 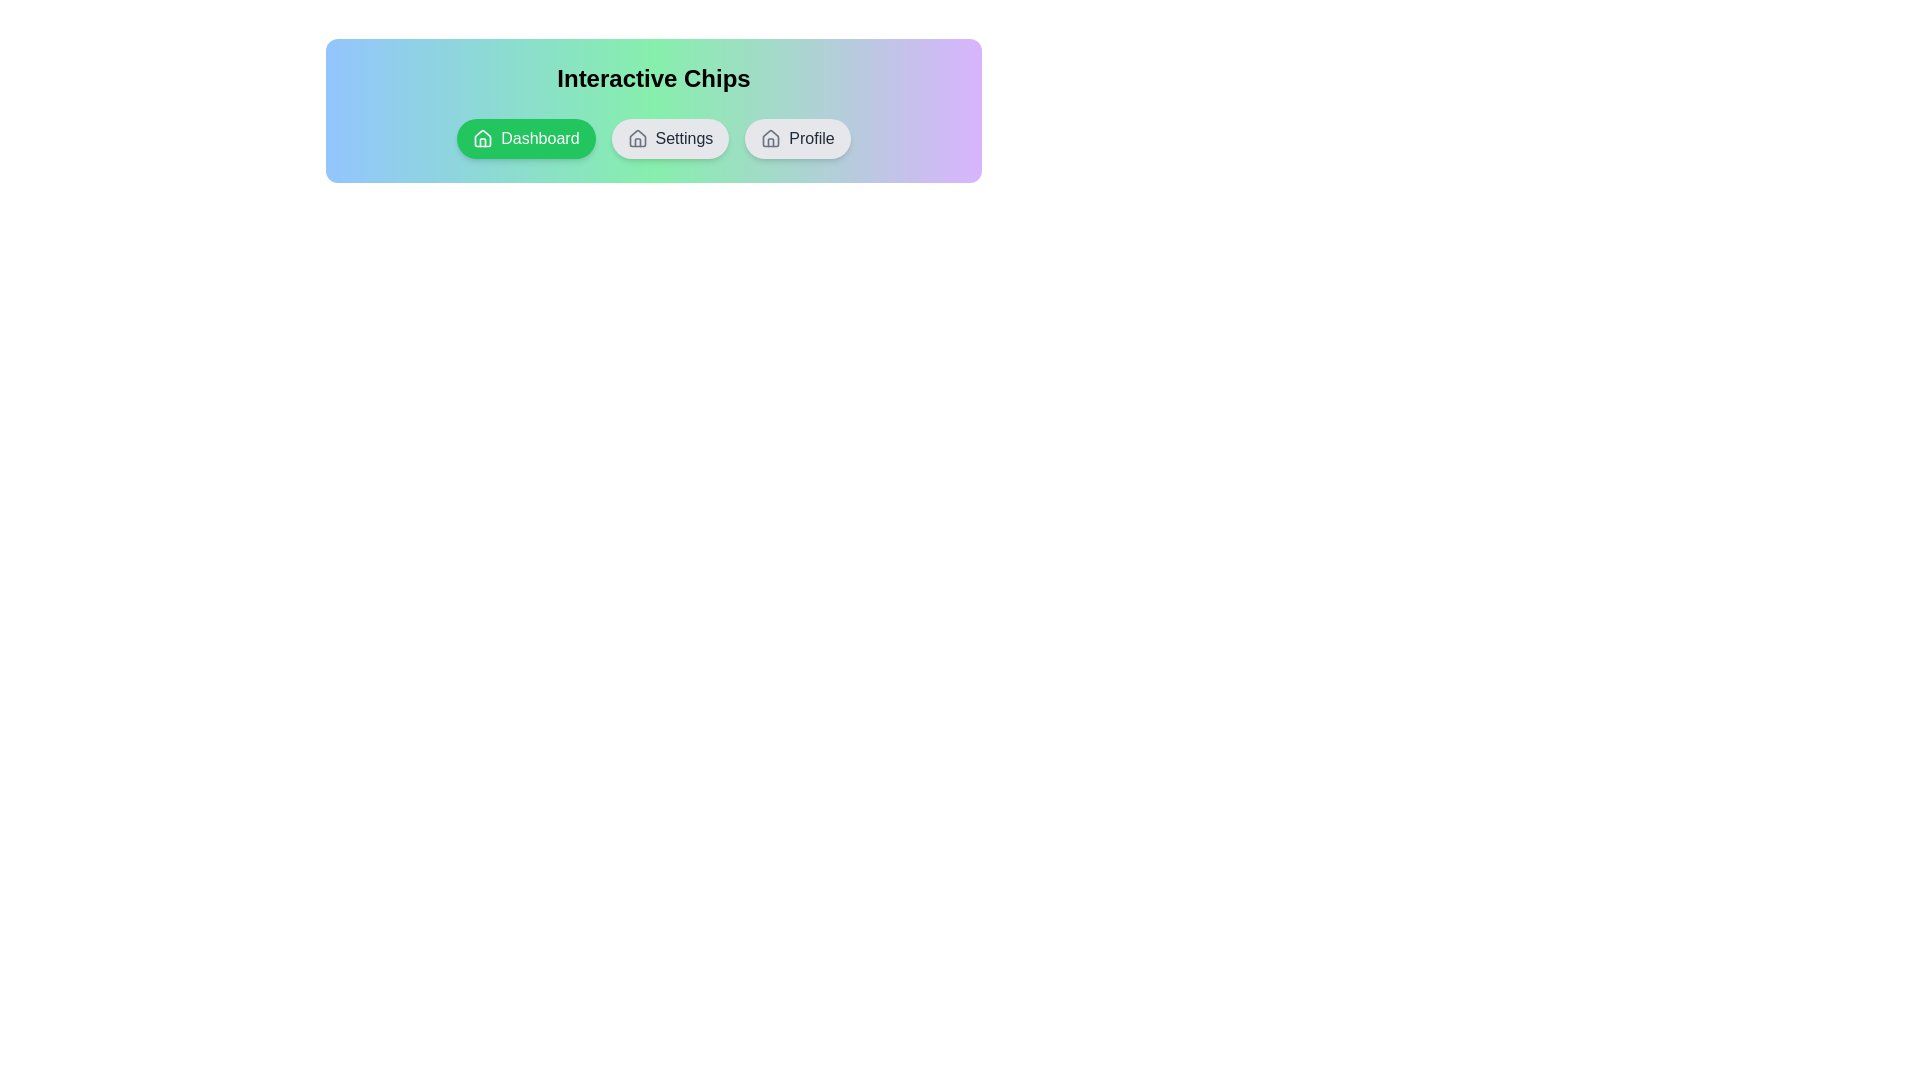 What do you see at coordinates (526, 137) in the screenshot?
I see `the chip labeled Dashboard to observe the hover effect` at bounding box center [526, 137].